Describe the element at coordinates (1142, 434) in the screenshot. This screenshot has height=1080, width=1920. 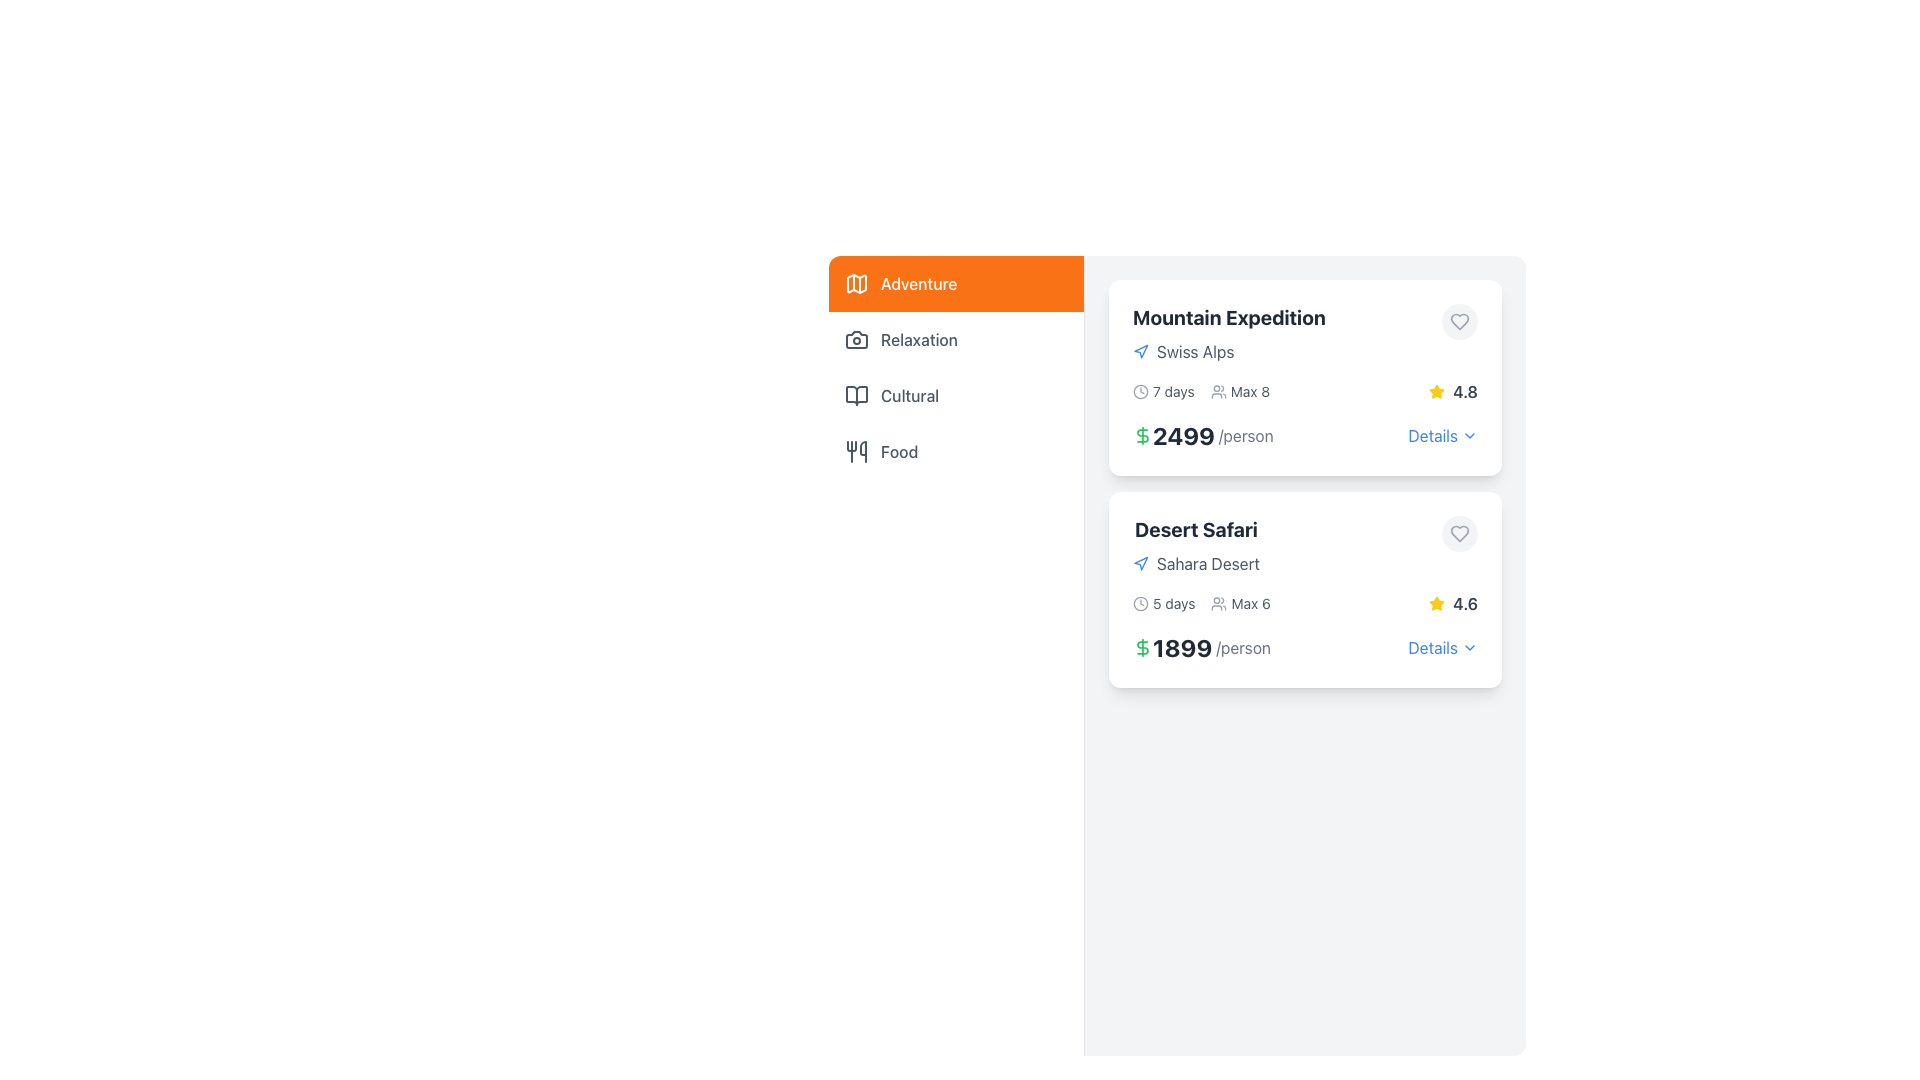
I see `price information associated with the green dollar-sign icon located to the left of the text '2499/person' in the 'Mountain Expedition' details section` at that location.